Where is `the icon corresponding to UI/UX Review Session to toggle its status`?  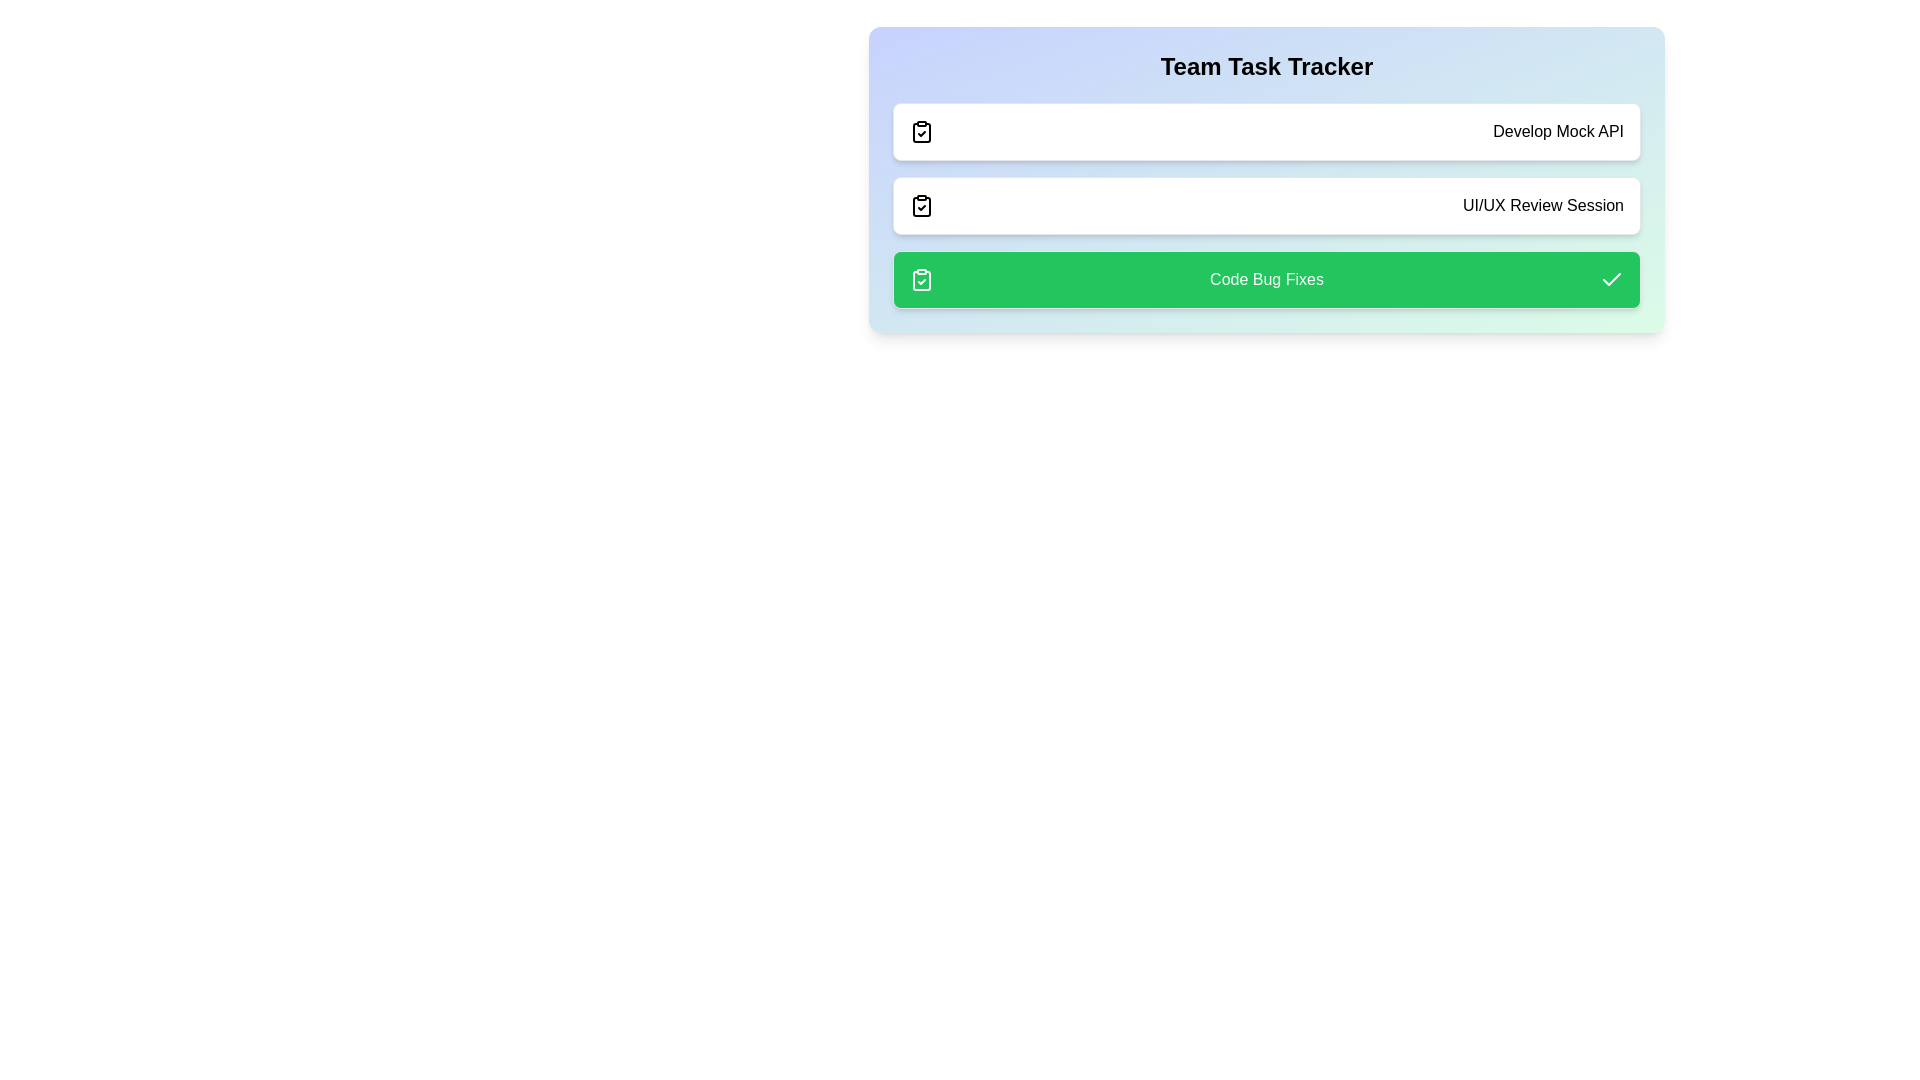 the icon corresponding to UI/UX Review Session to toggle its status is located at coordinates (920, 205).